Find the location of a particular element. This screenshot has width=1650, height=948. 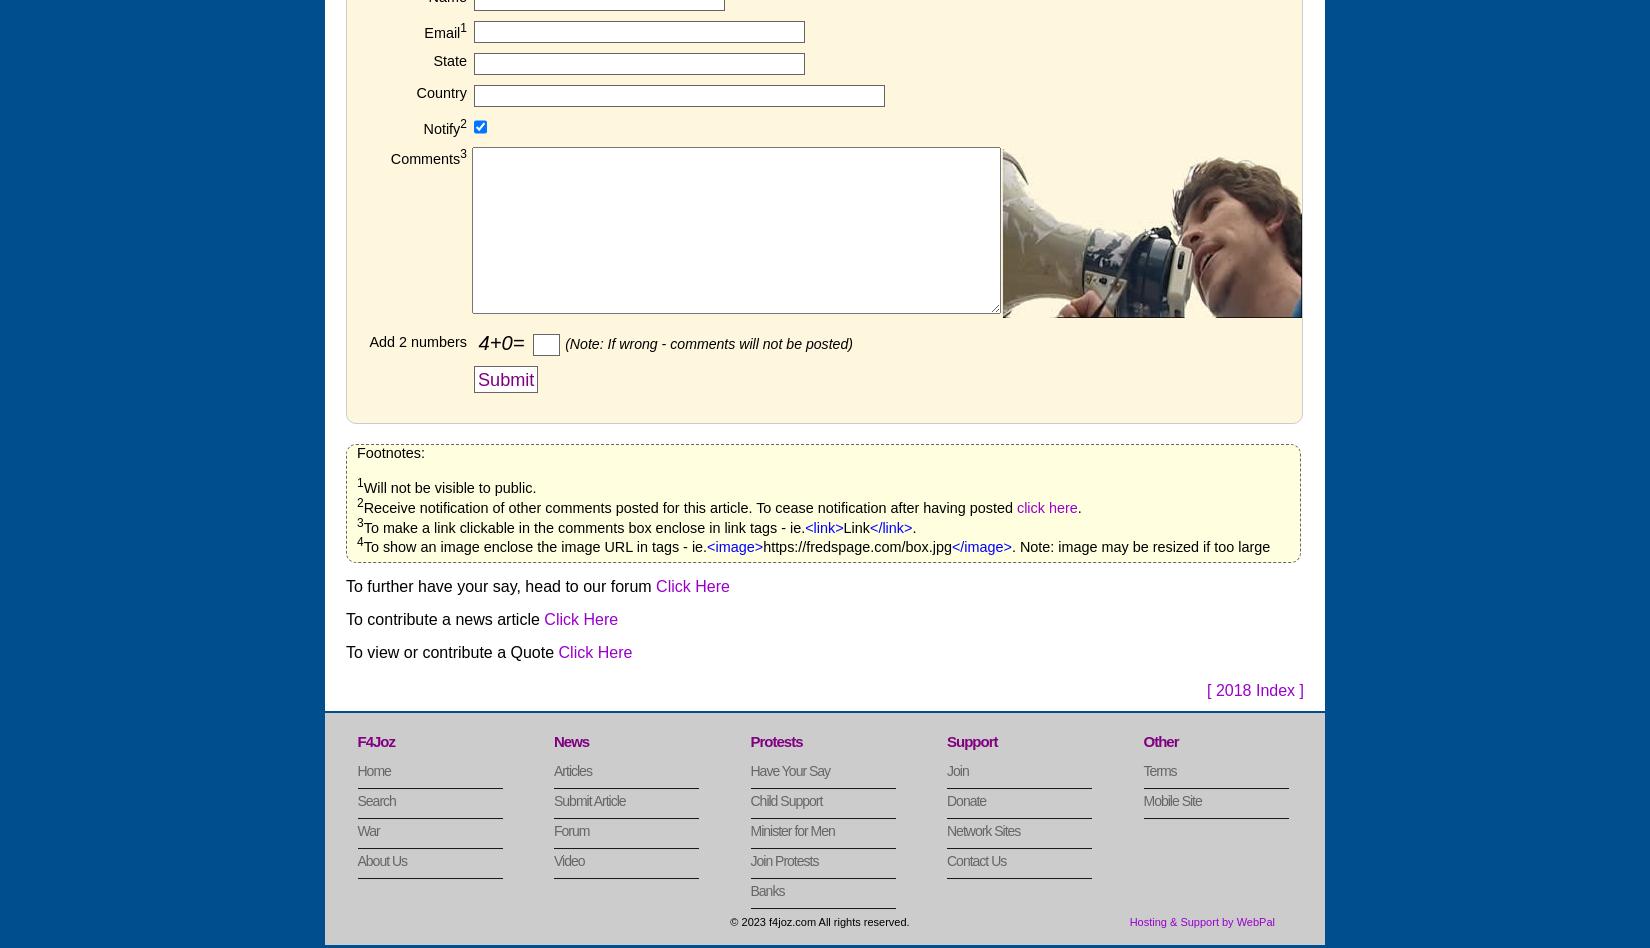

'Email' is located at coordinates (441, 32).